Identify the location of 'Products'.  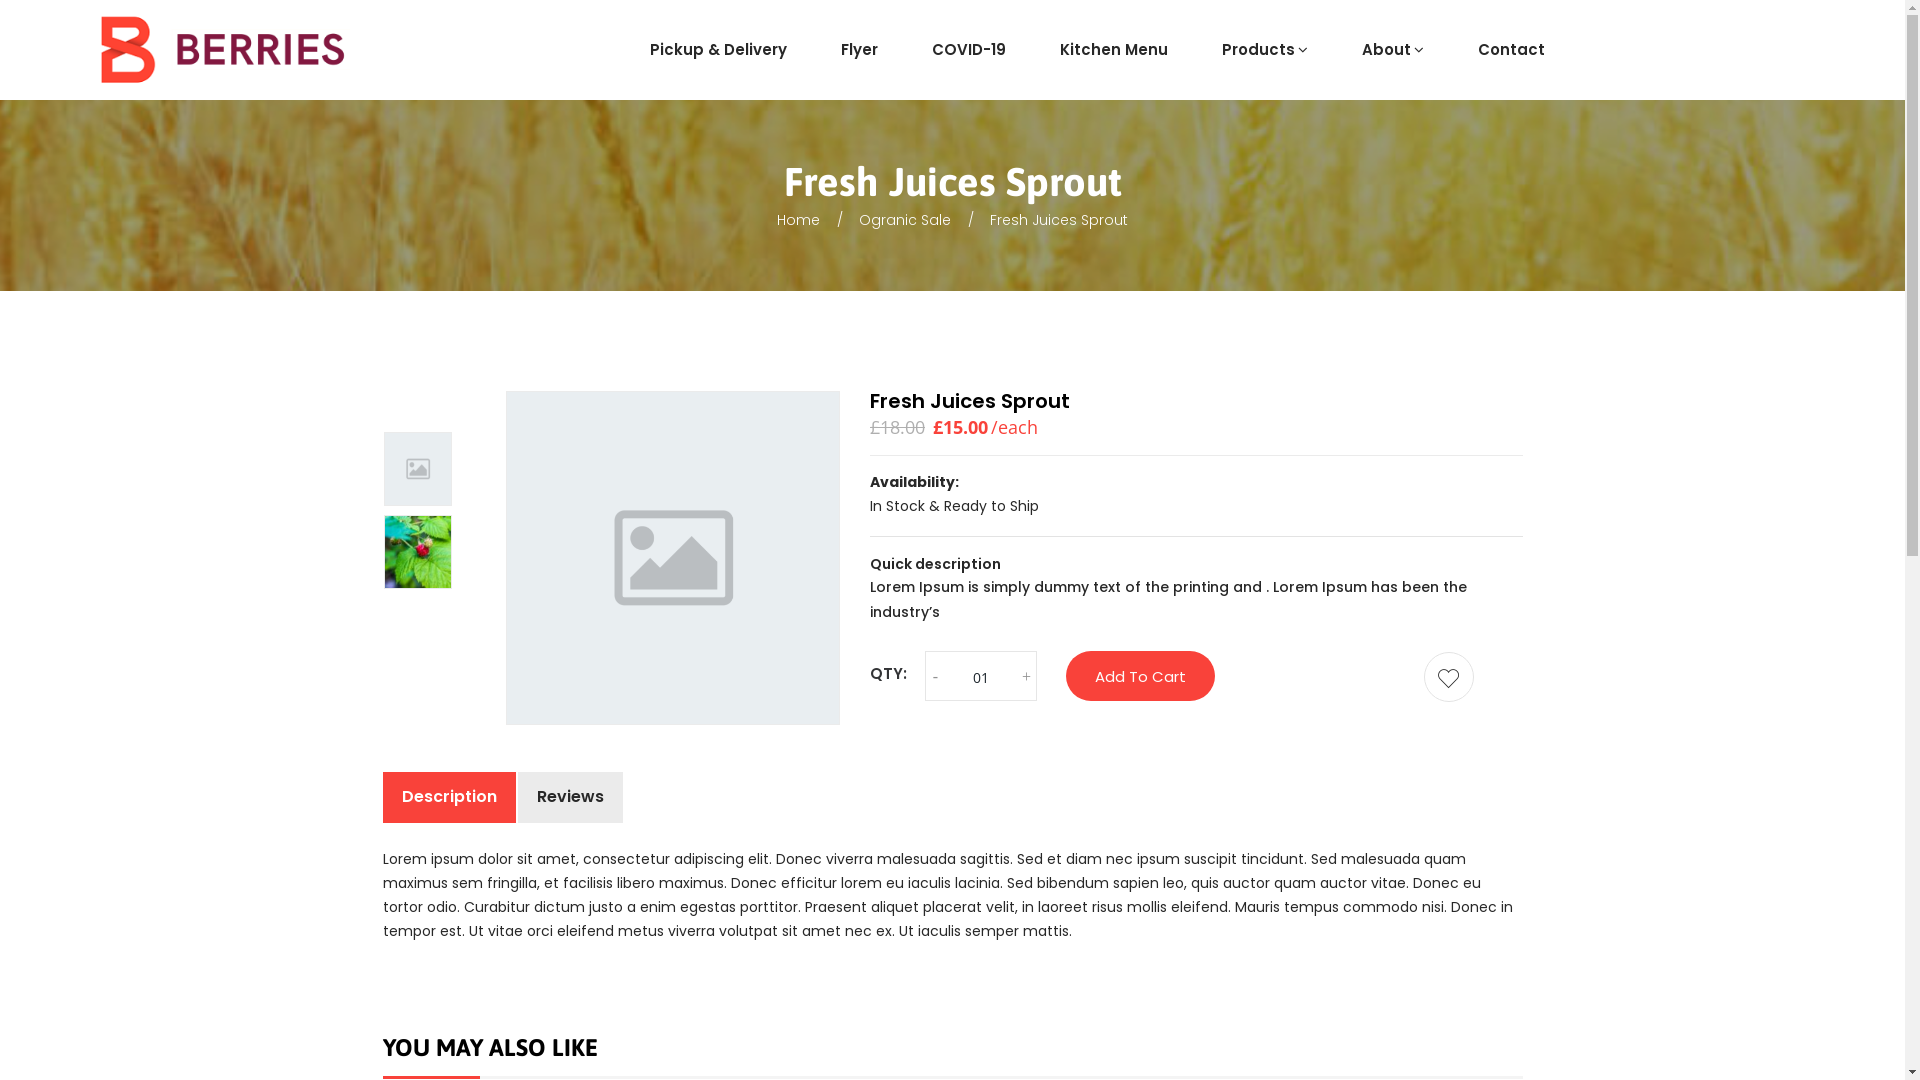
(1264, 49).